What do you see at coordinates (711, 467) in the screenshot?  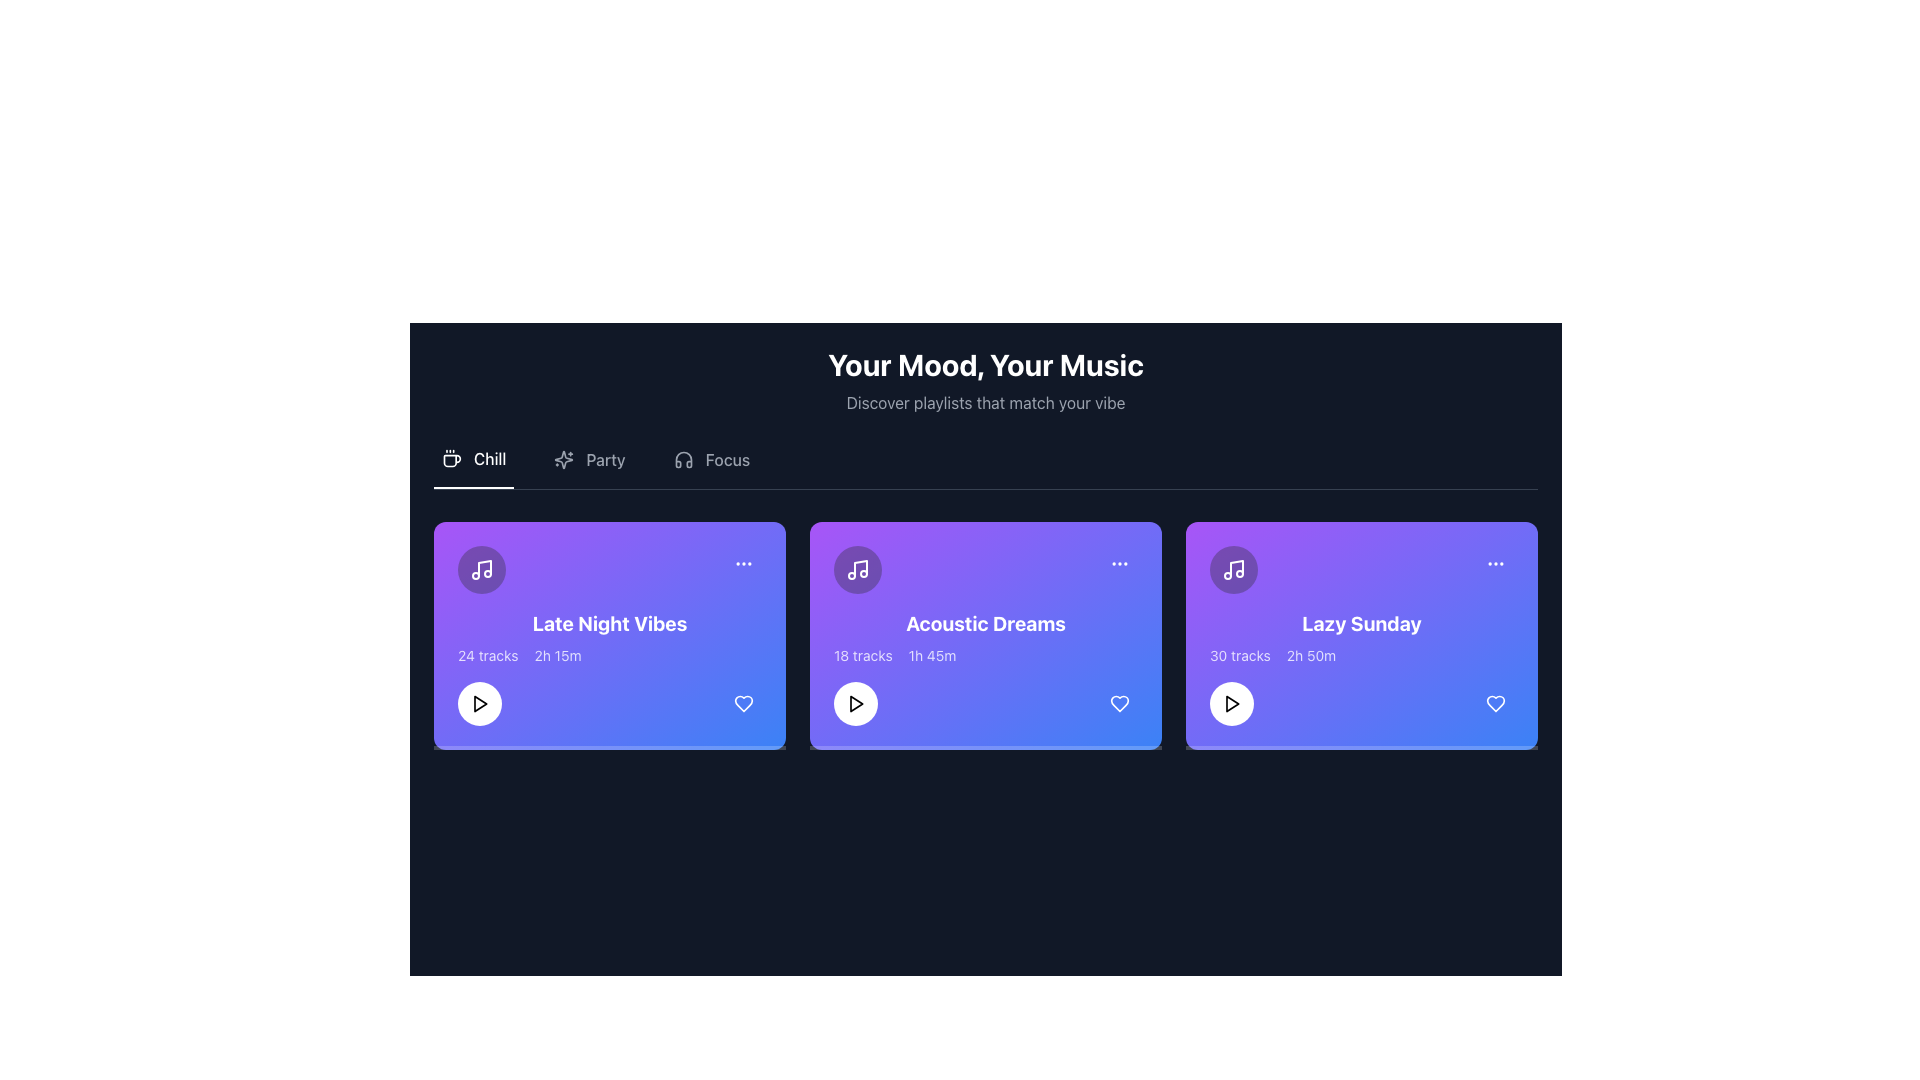 I see `the 'Focus' button, which is the third item in the navigation bar` at bounding box center [711, 467].